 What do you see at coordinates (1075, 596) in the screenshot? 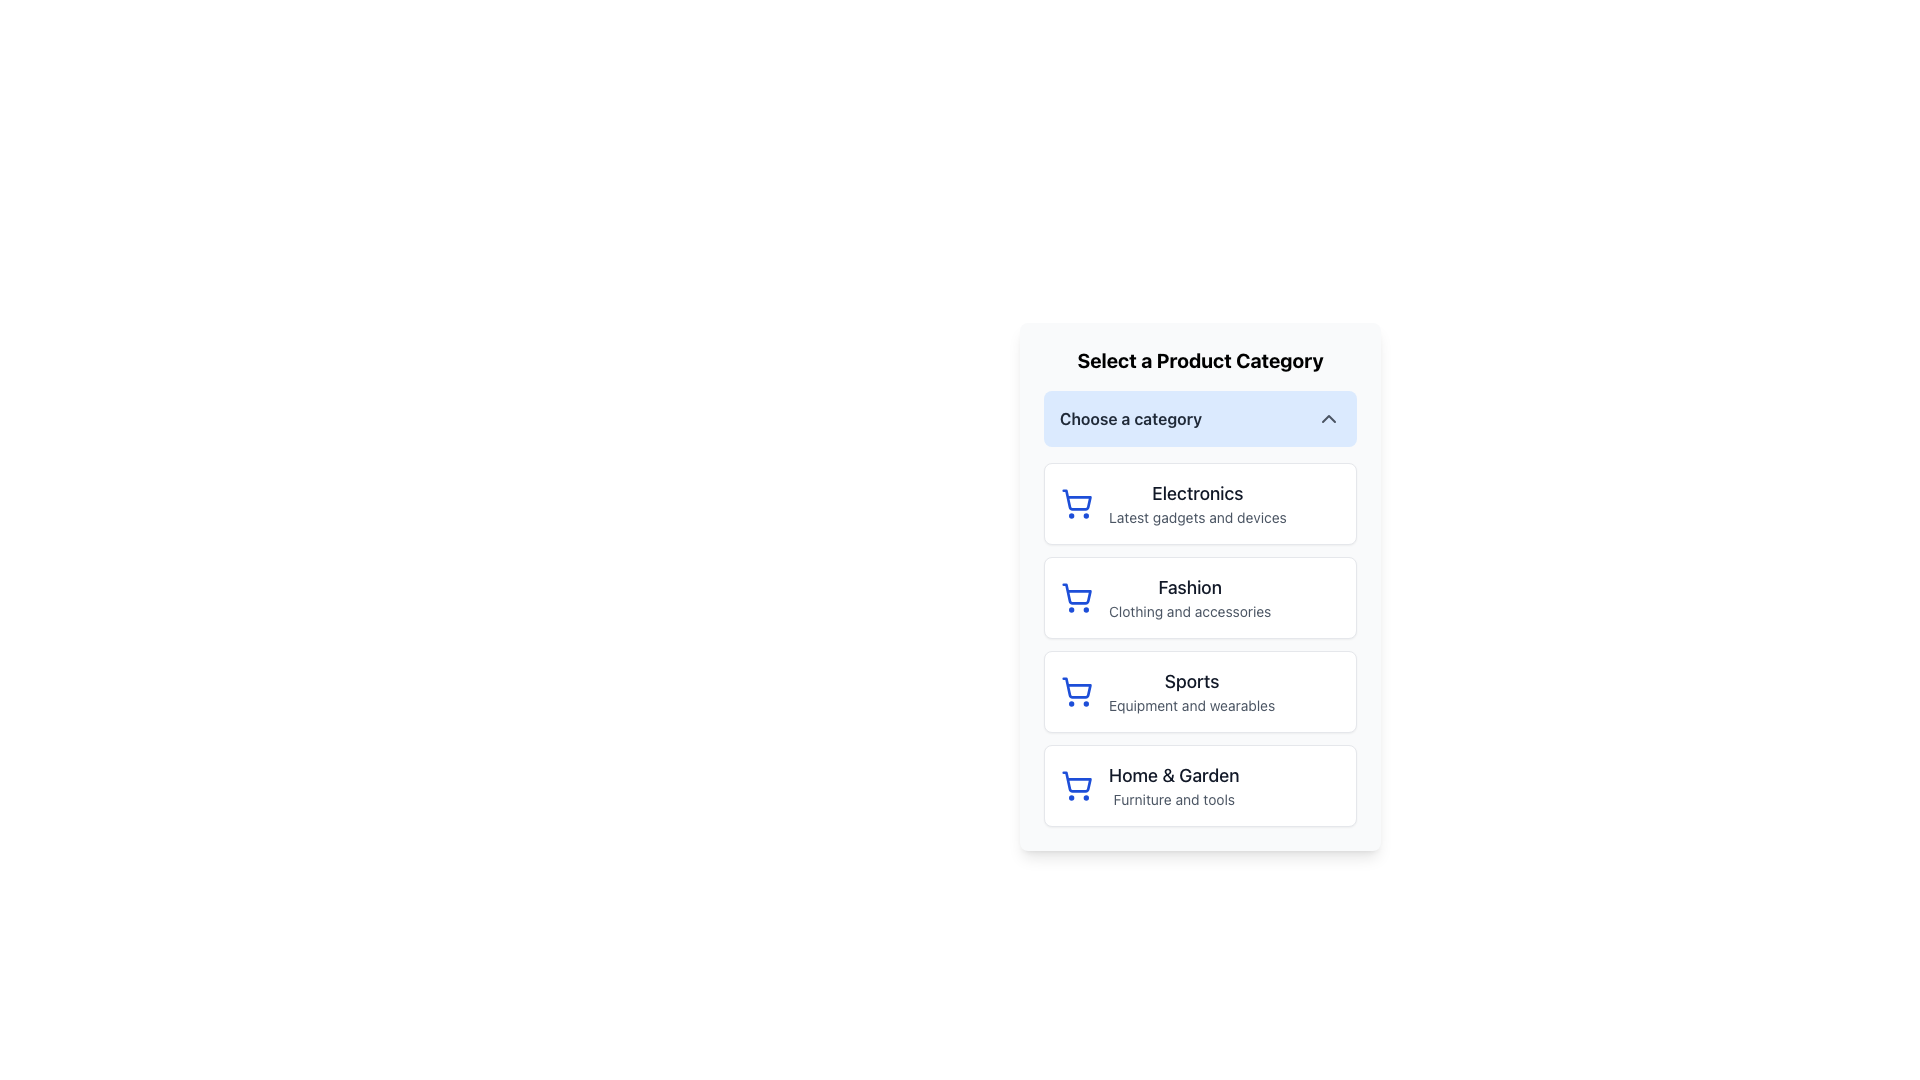
I see `the cart icon that visually represents the 'Fashion' category, located in the second row of the category list, to the left of the 'Fashion' heading` at bounding box center [1075, 596].